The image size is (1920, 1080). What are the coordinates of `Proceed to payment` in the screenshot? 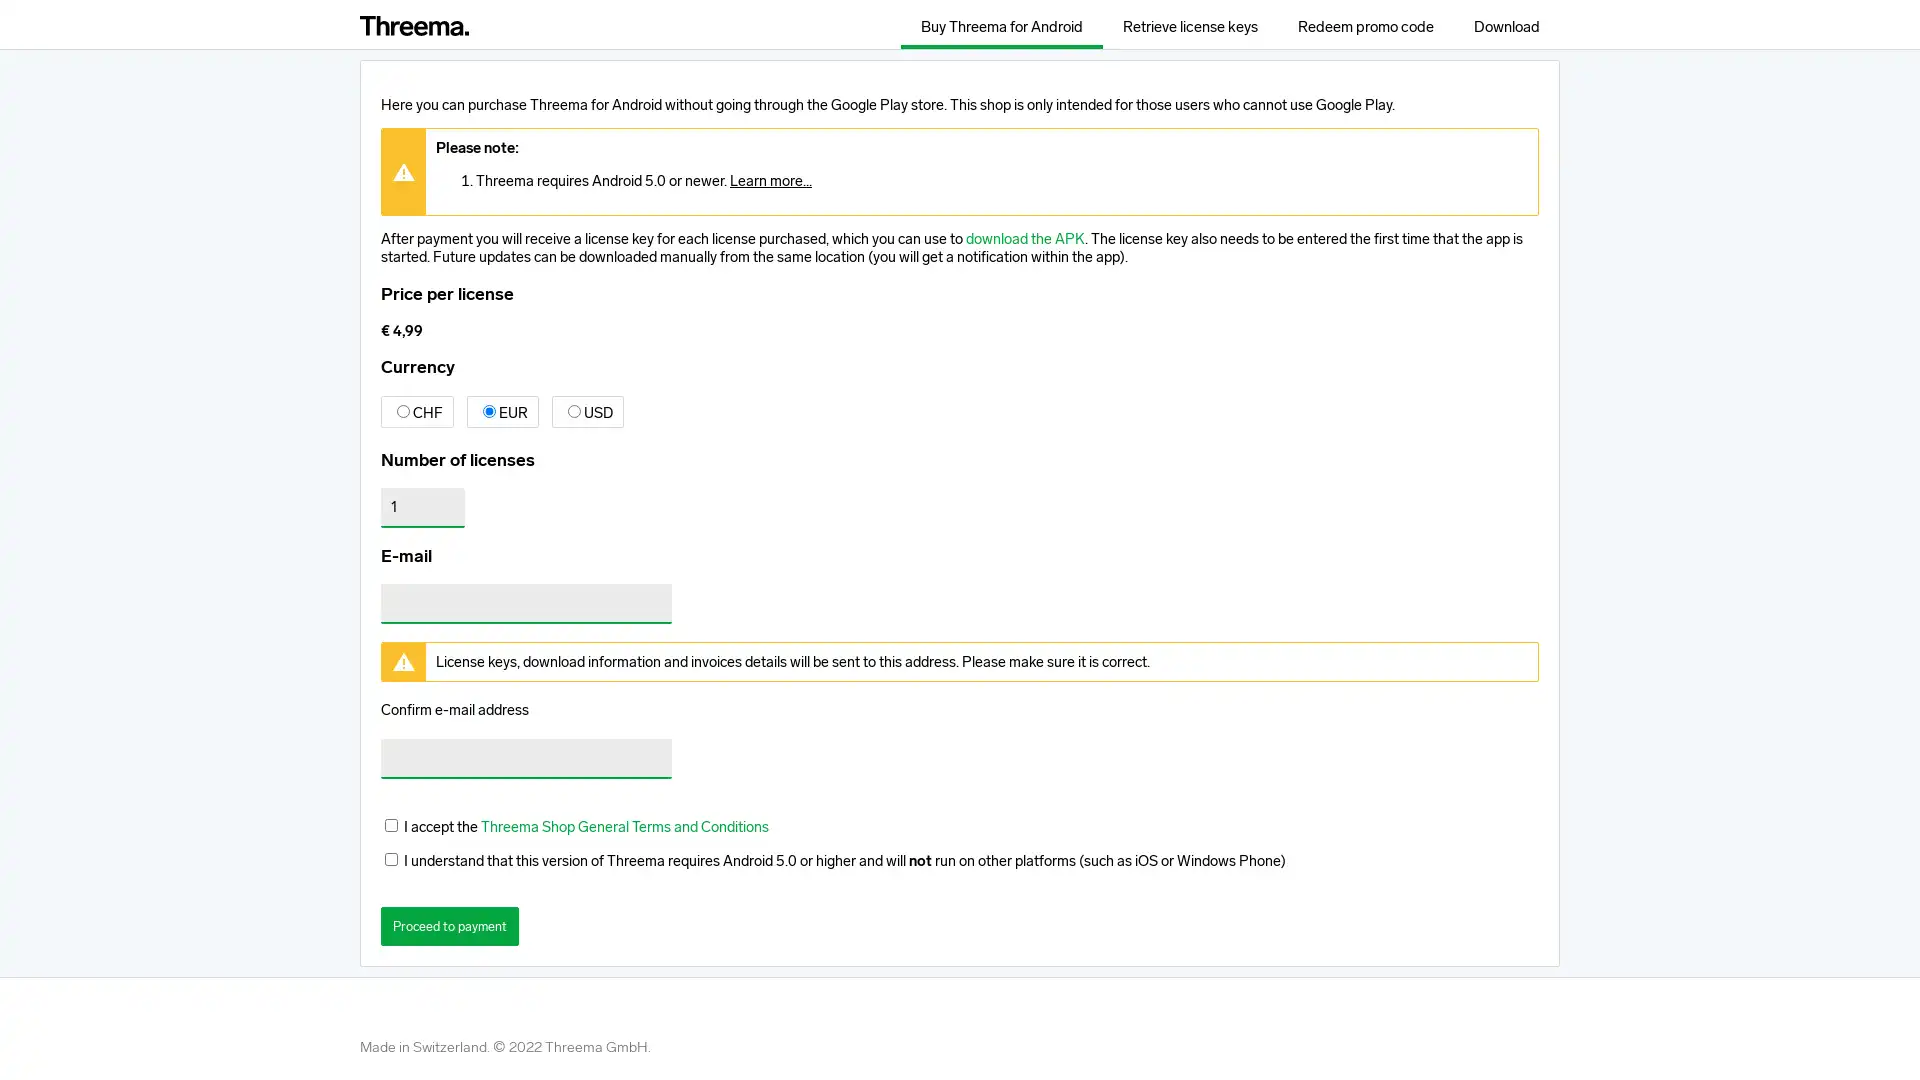 It's located at (449, 925).